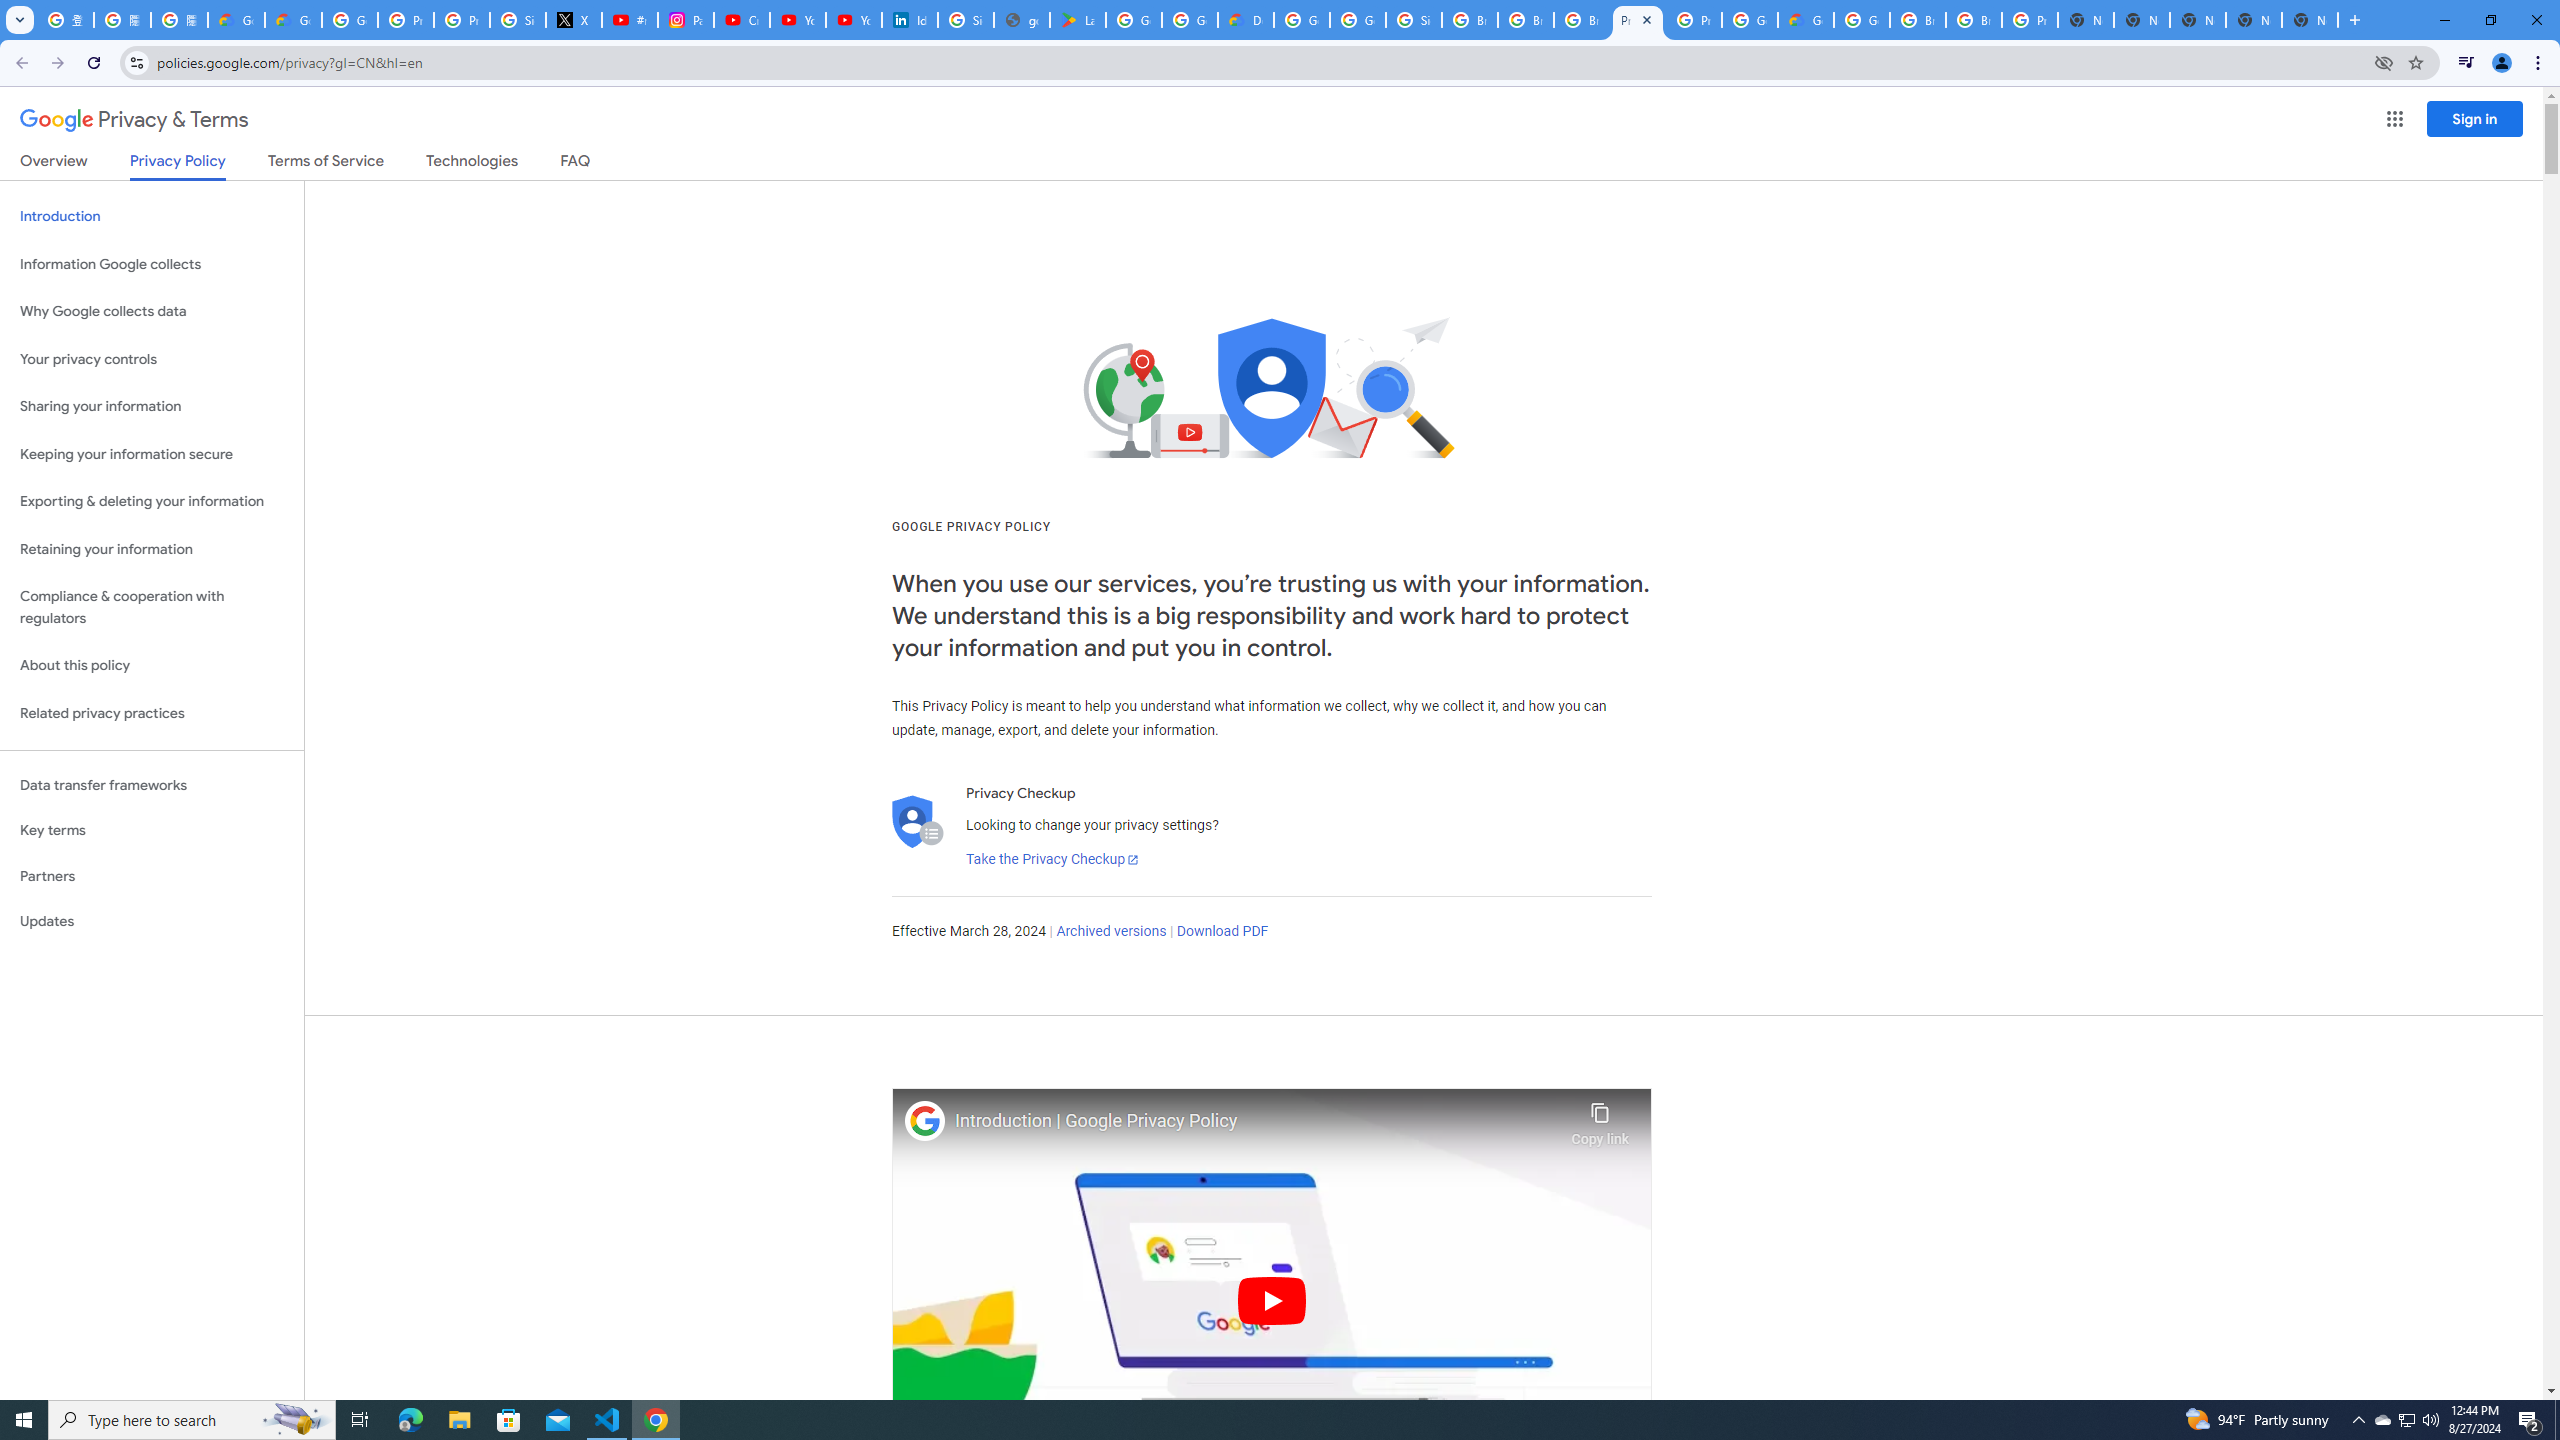  I want to click on 'Updates', so click(151, 920).